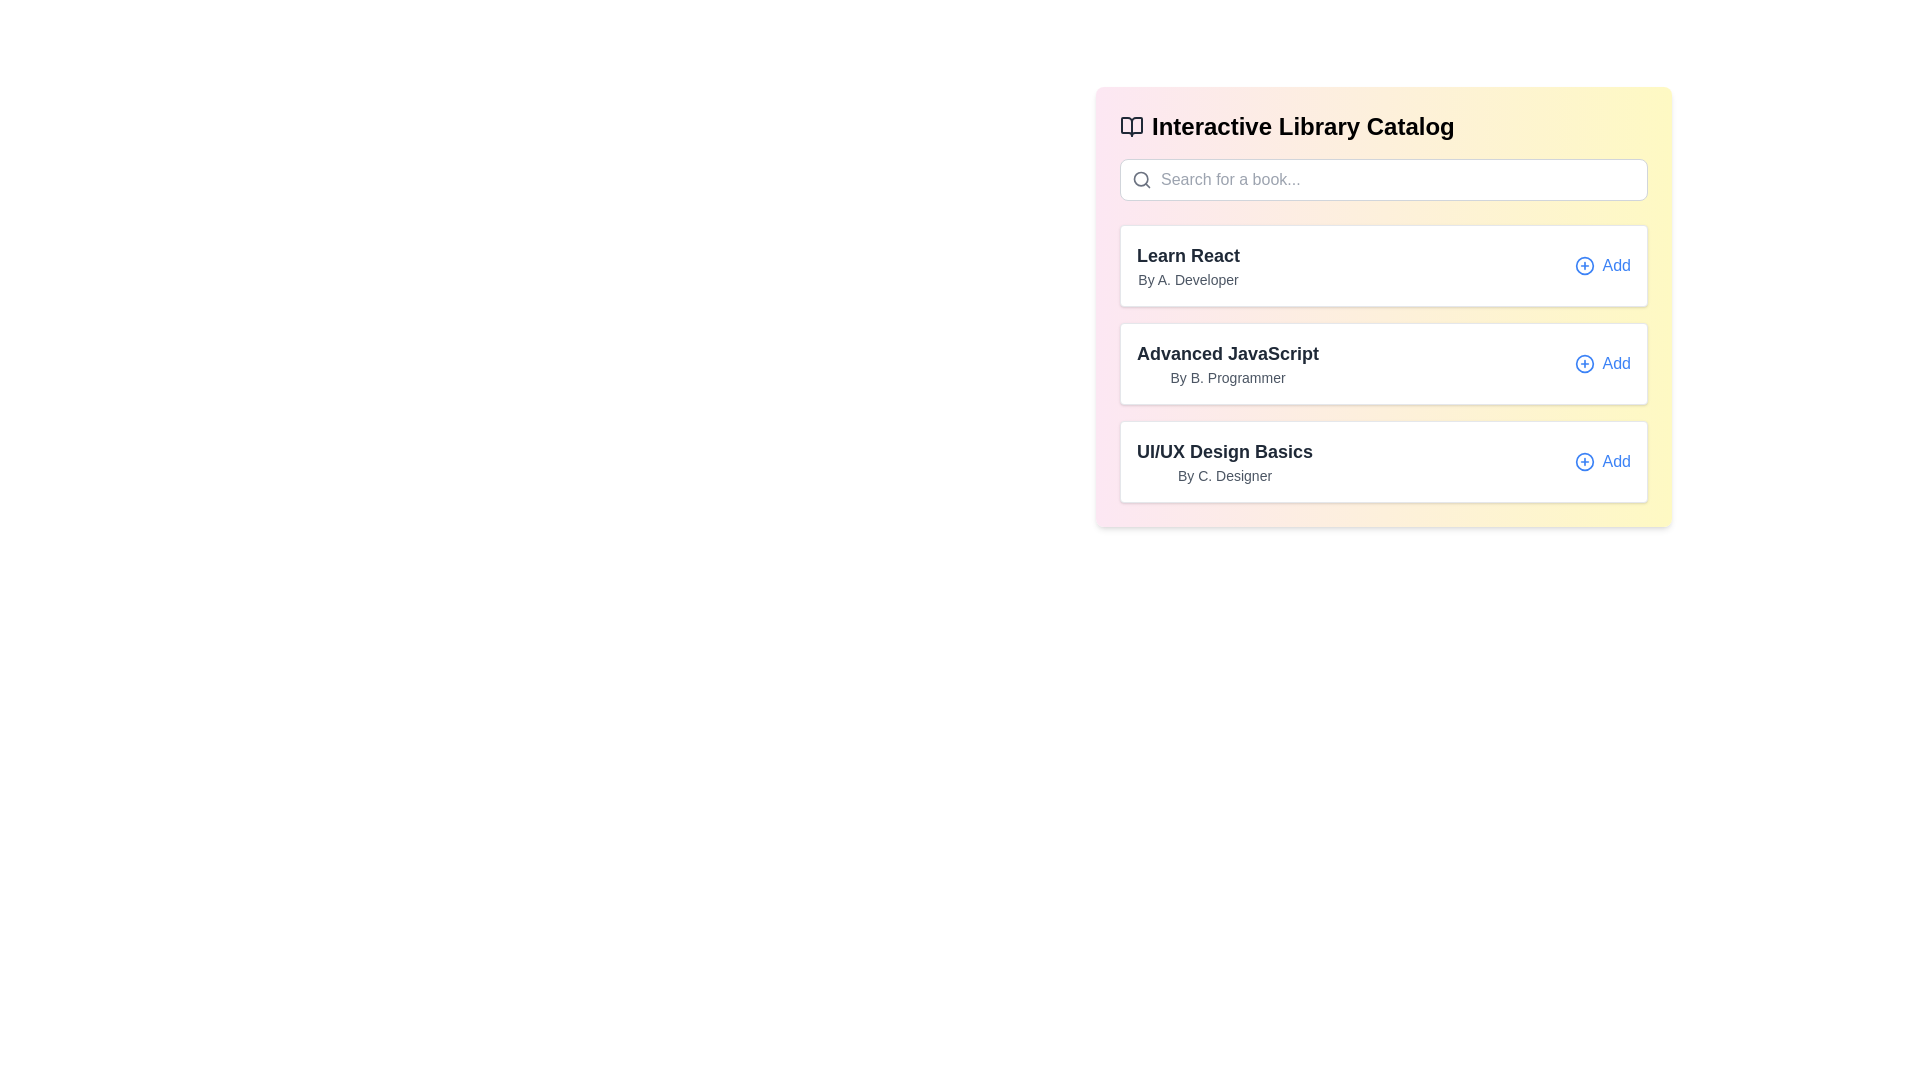 The height and width of the screenshot is (1080, 1920). What do you see at coordinates (1132, 127) in the screenshot?
I see `the left part of the icon representing an open book, which is located near the top-left corner of the application interface, accompanying the 'Interactive Library Catalog' heading` at bounding box center [1132, 127].